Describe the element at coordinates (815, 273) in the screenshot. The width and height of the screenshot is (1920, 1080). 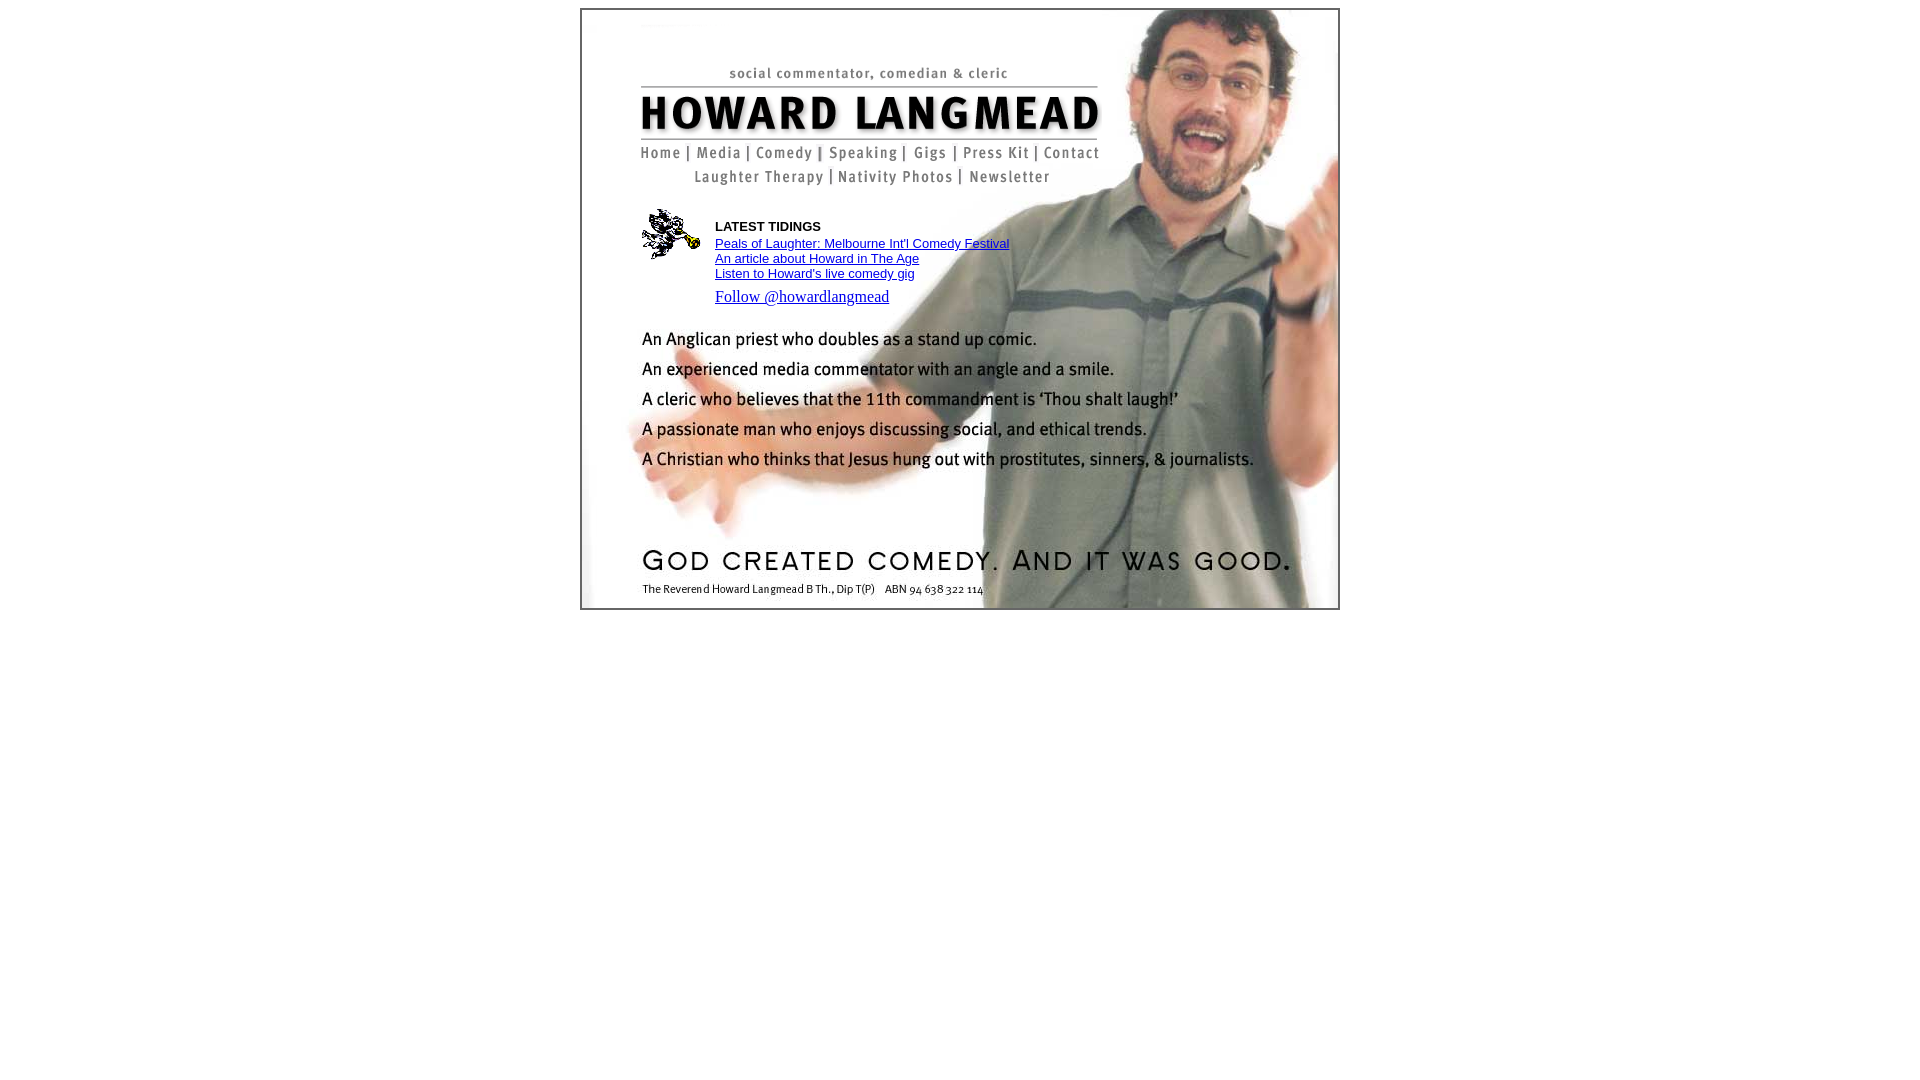
I see `'Listen to Howard's live comedy gig'` at that location.